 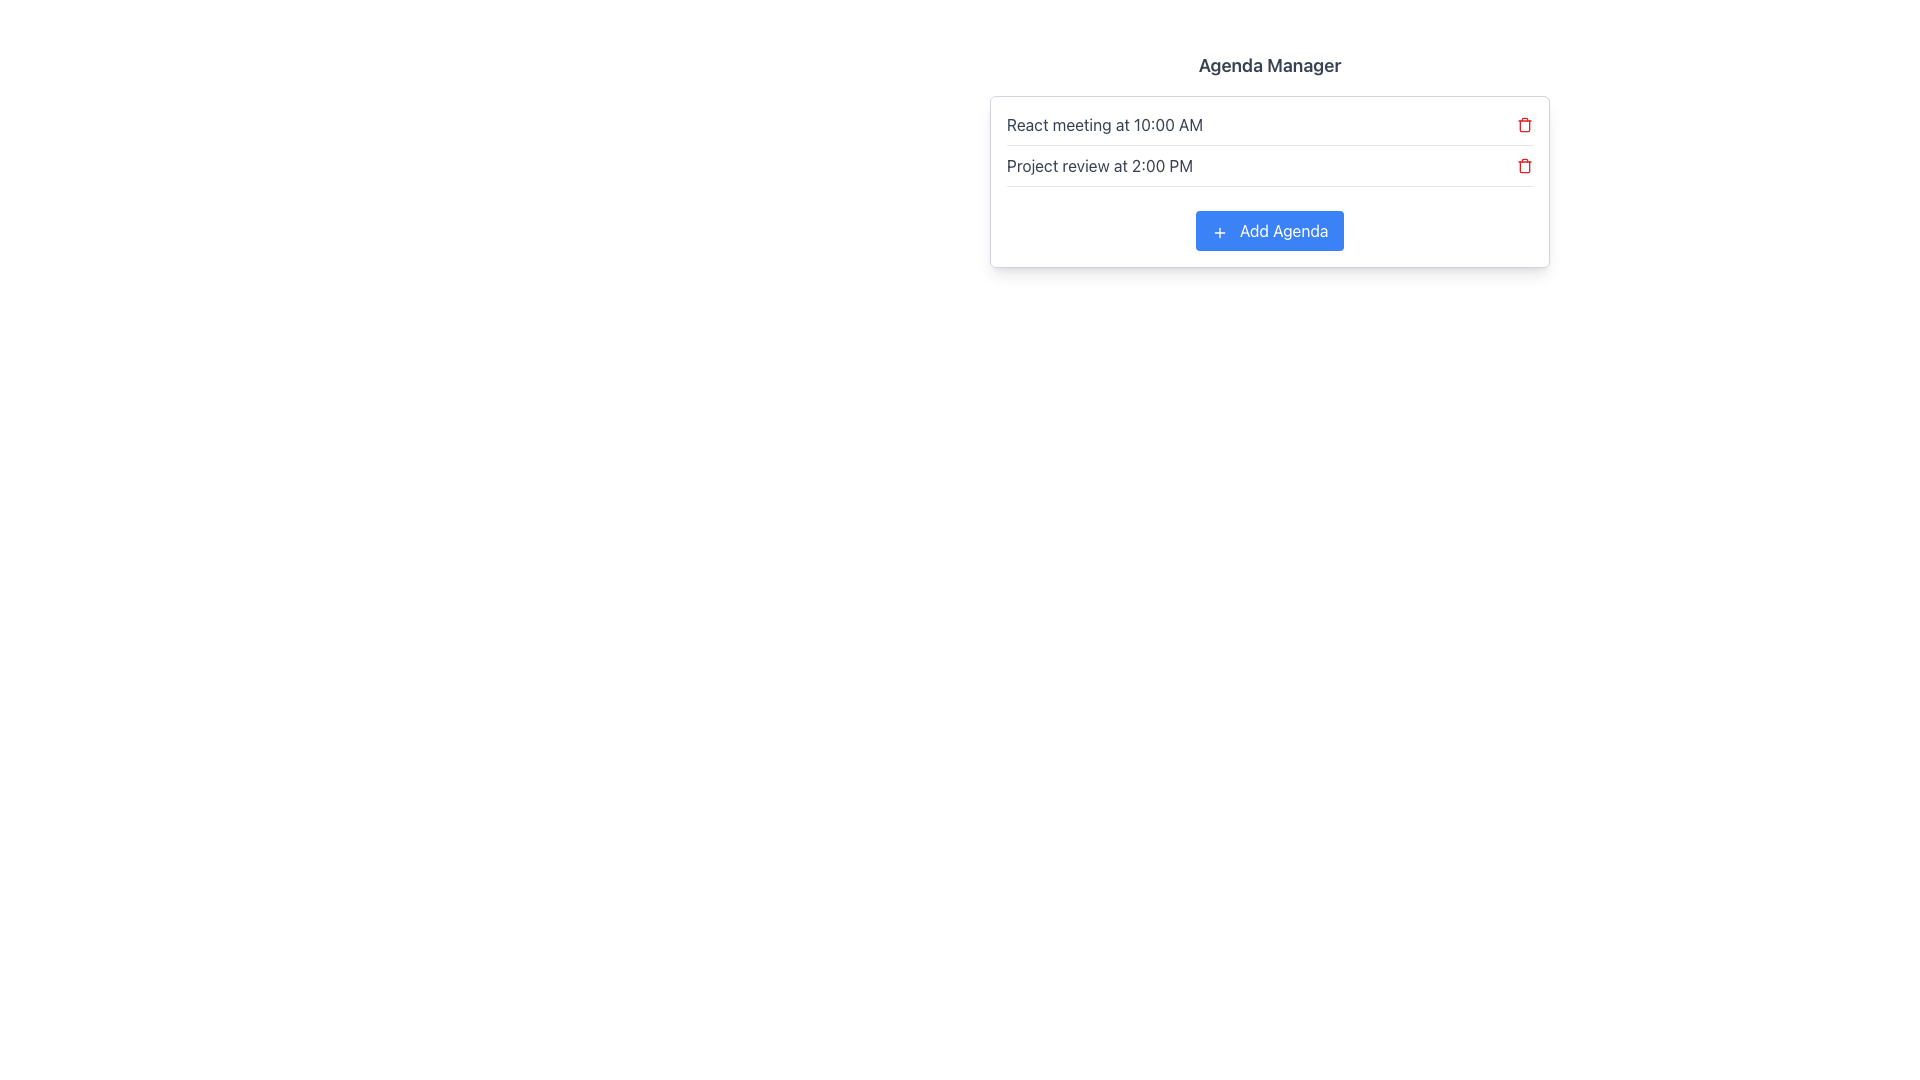 I want to click on text label in the second row of the agenda list, located directly below the entry labeled 'React meeting at 10:00 AM', so click(x=1107, y=164).